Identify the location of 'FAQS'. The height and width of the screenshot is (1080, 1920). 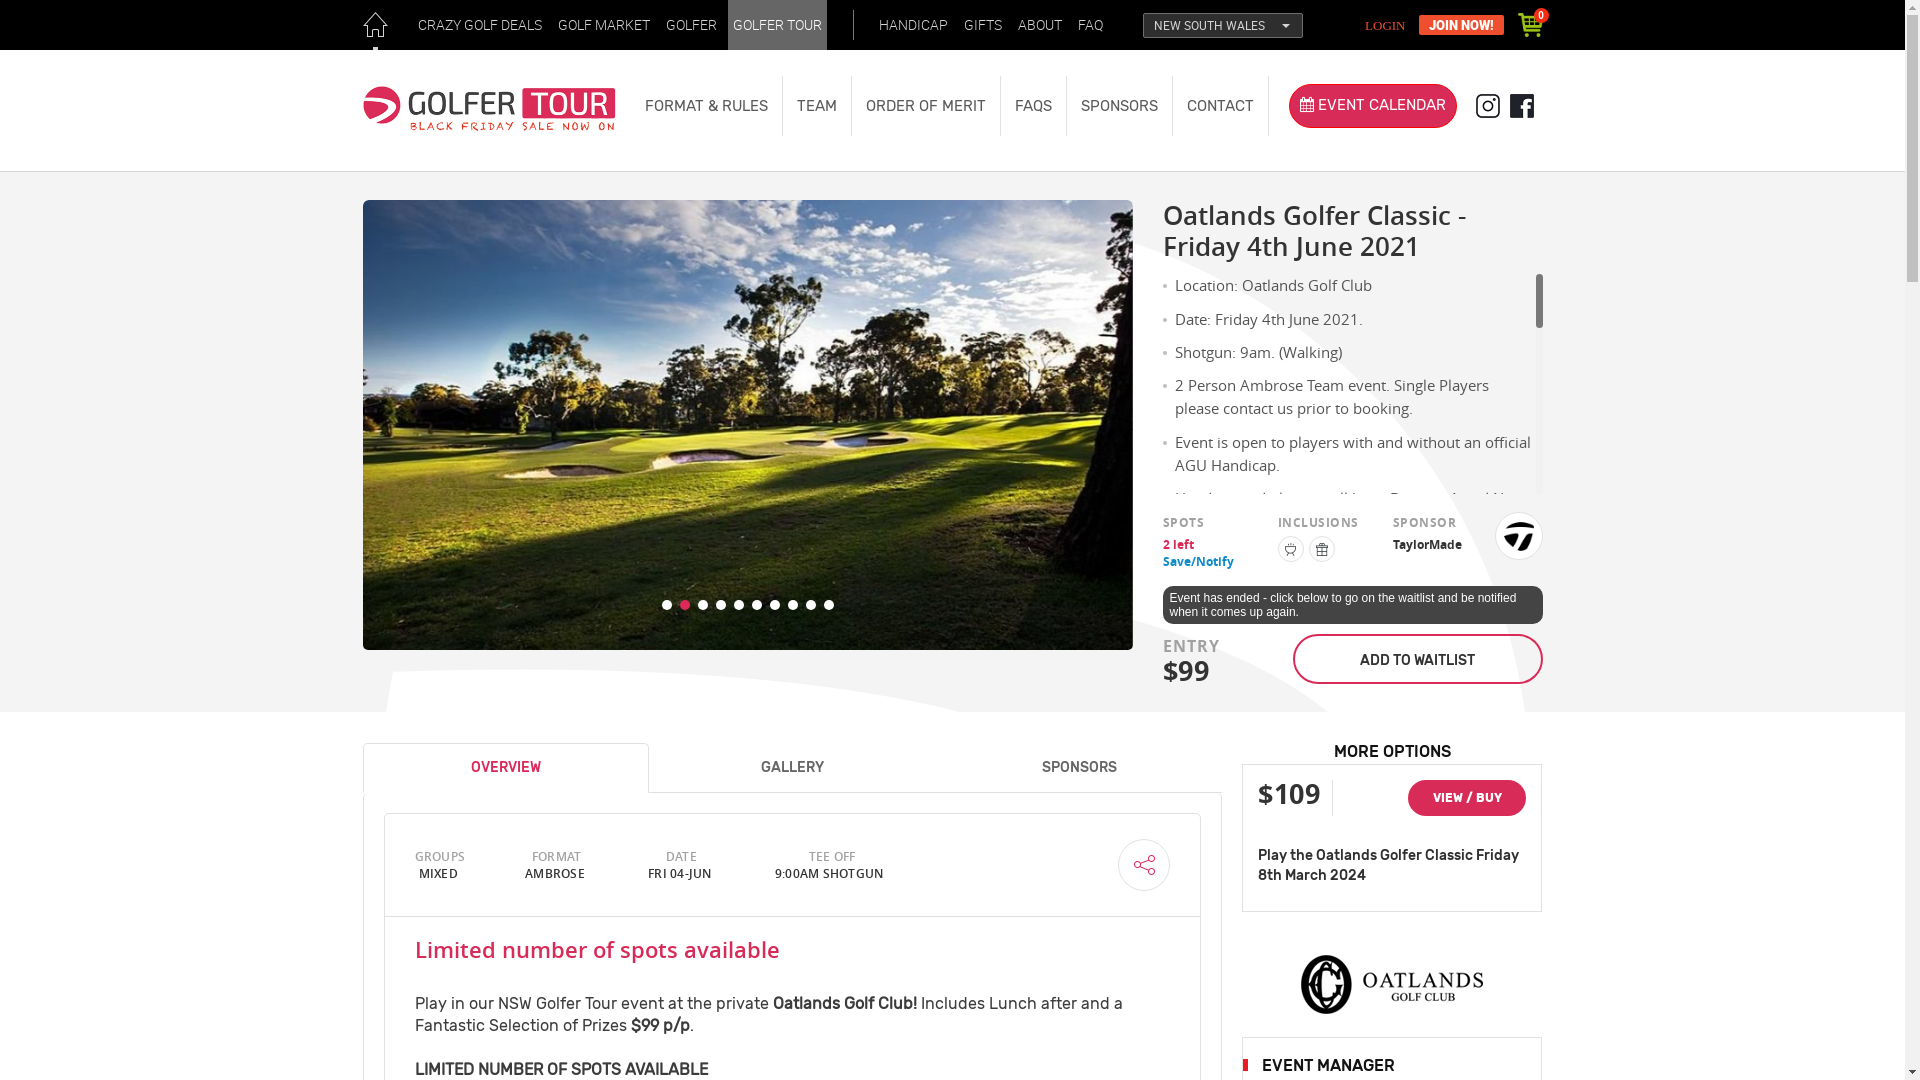
(1009, 105).